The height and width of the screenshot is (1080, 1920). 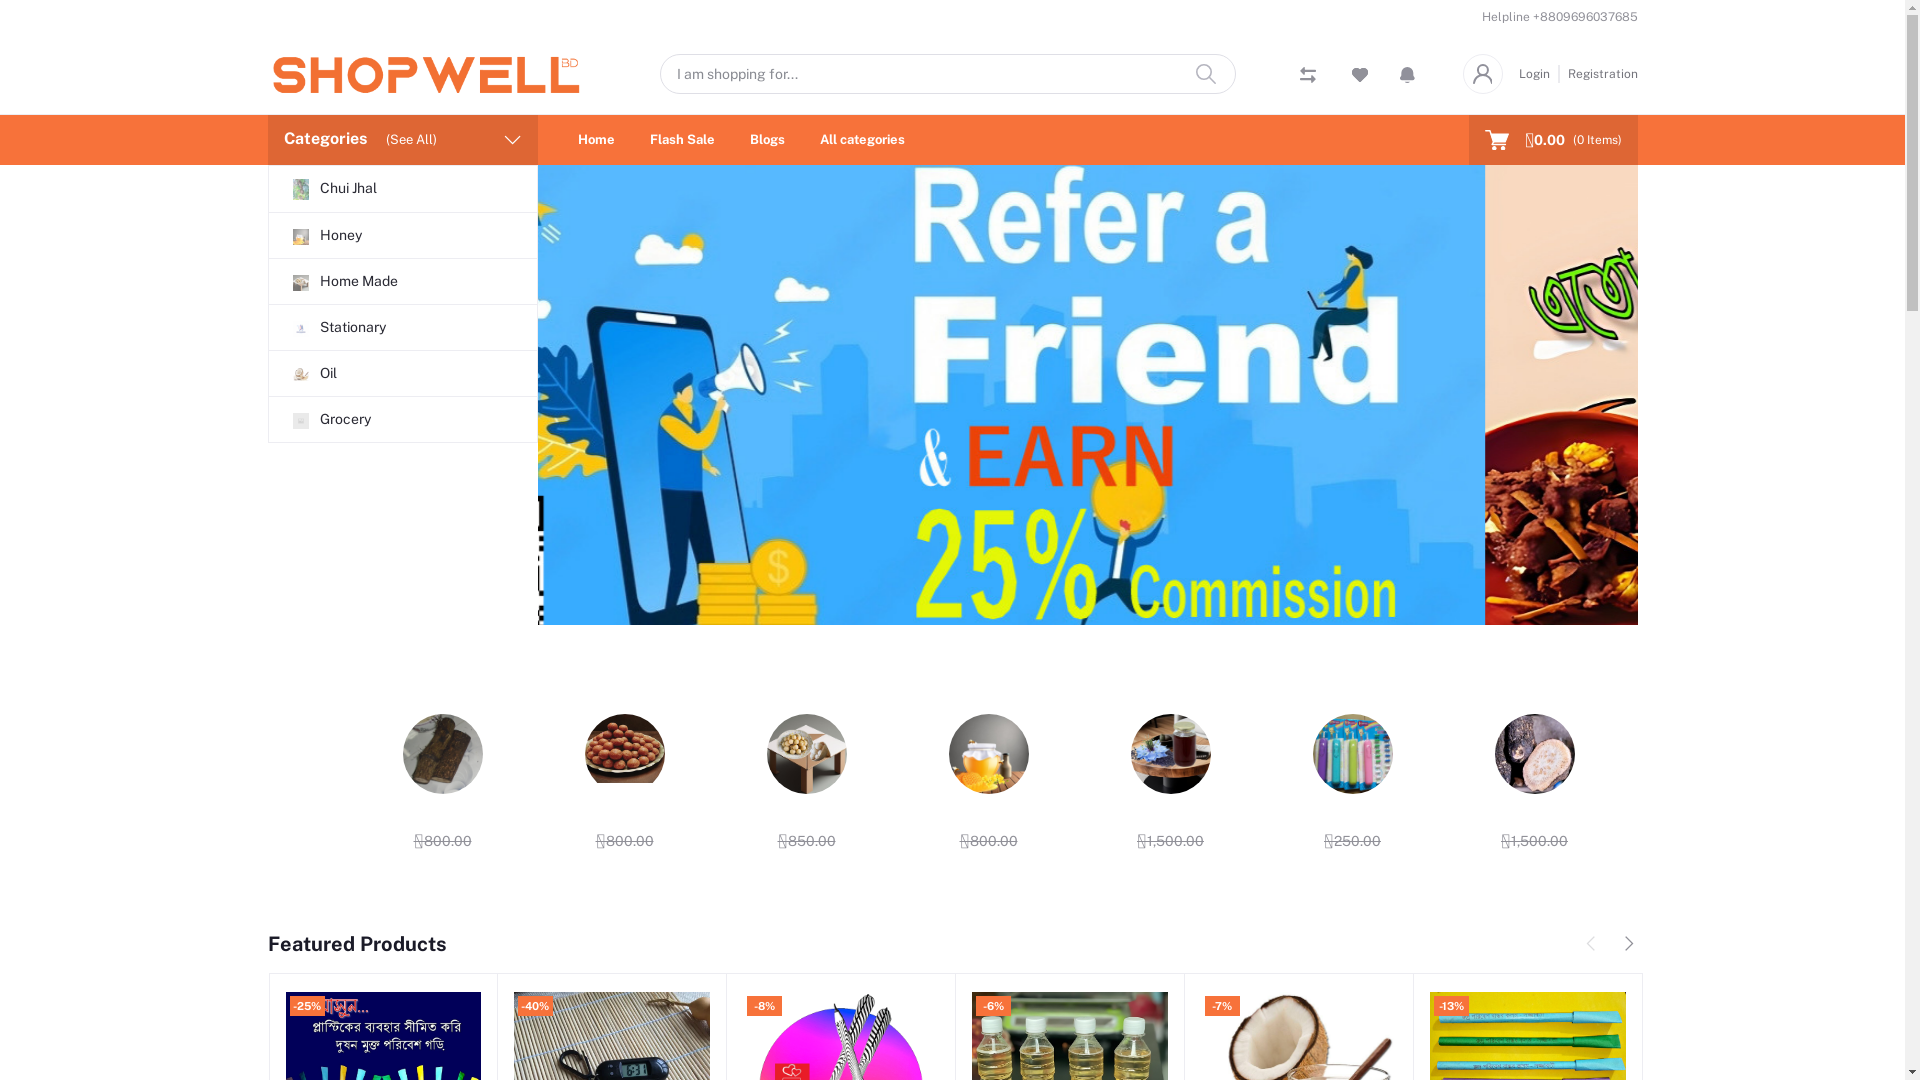 What do you see at coordinates (401, 189) in the screenshot?
I see `'Chui Jhal'` at bounding box center [401, 189].